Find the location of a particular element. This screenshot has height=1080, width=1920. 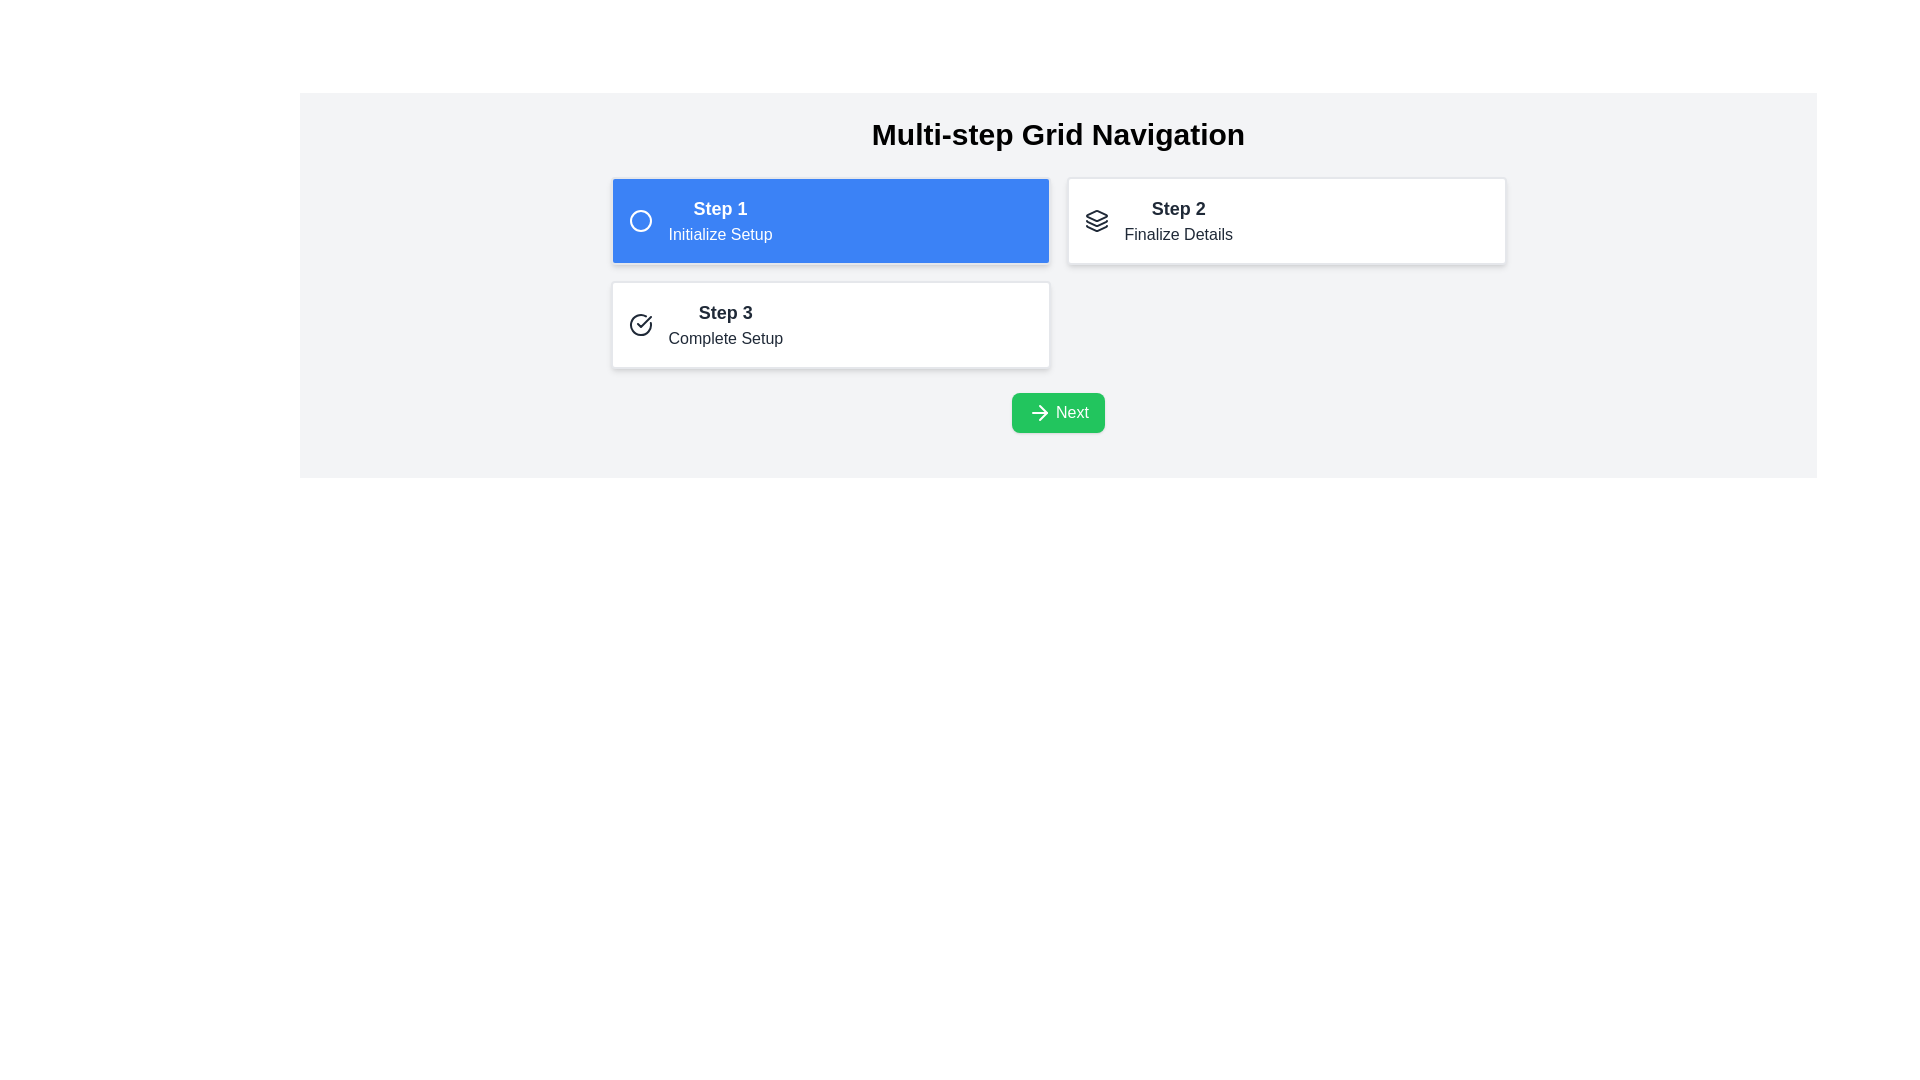

the 'Finalize Details' informational navigation card, which is the second step in a multi-step navigation process, to trigger additional effects is located at coordinates (1286, 220).